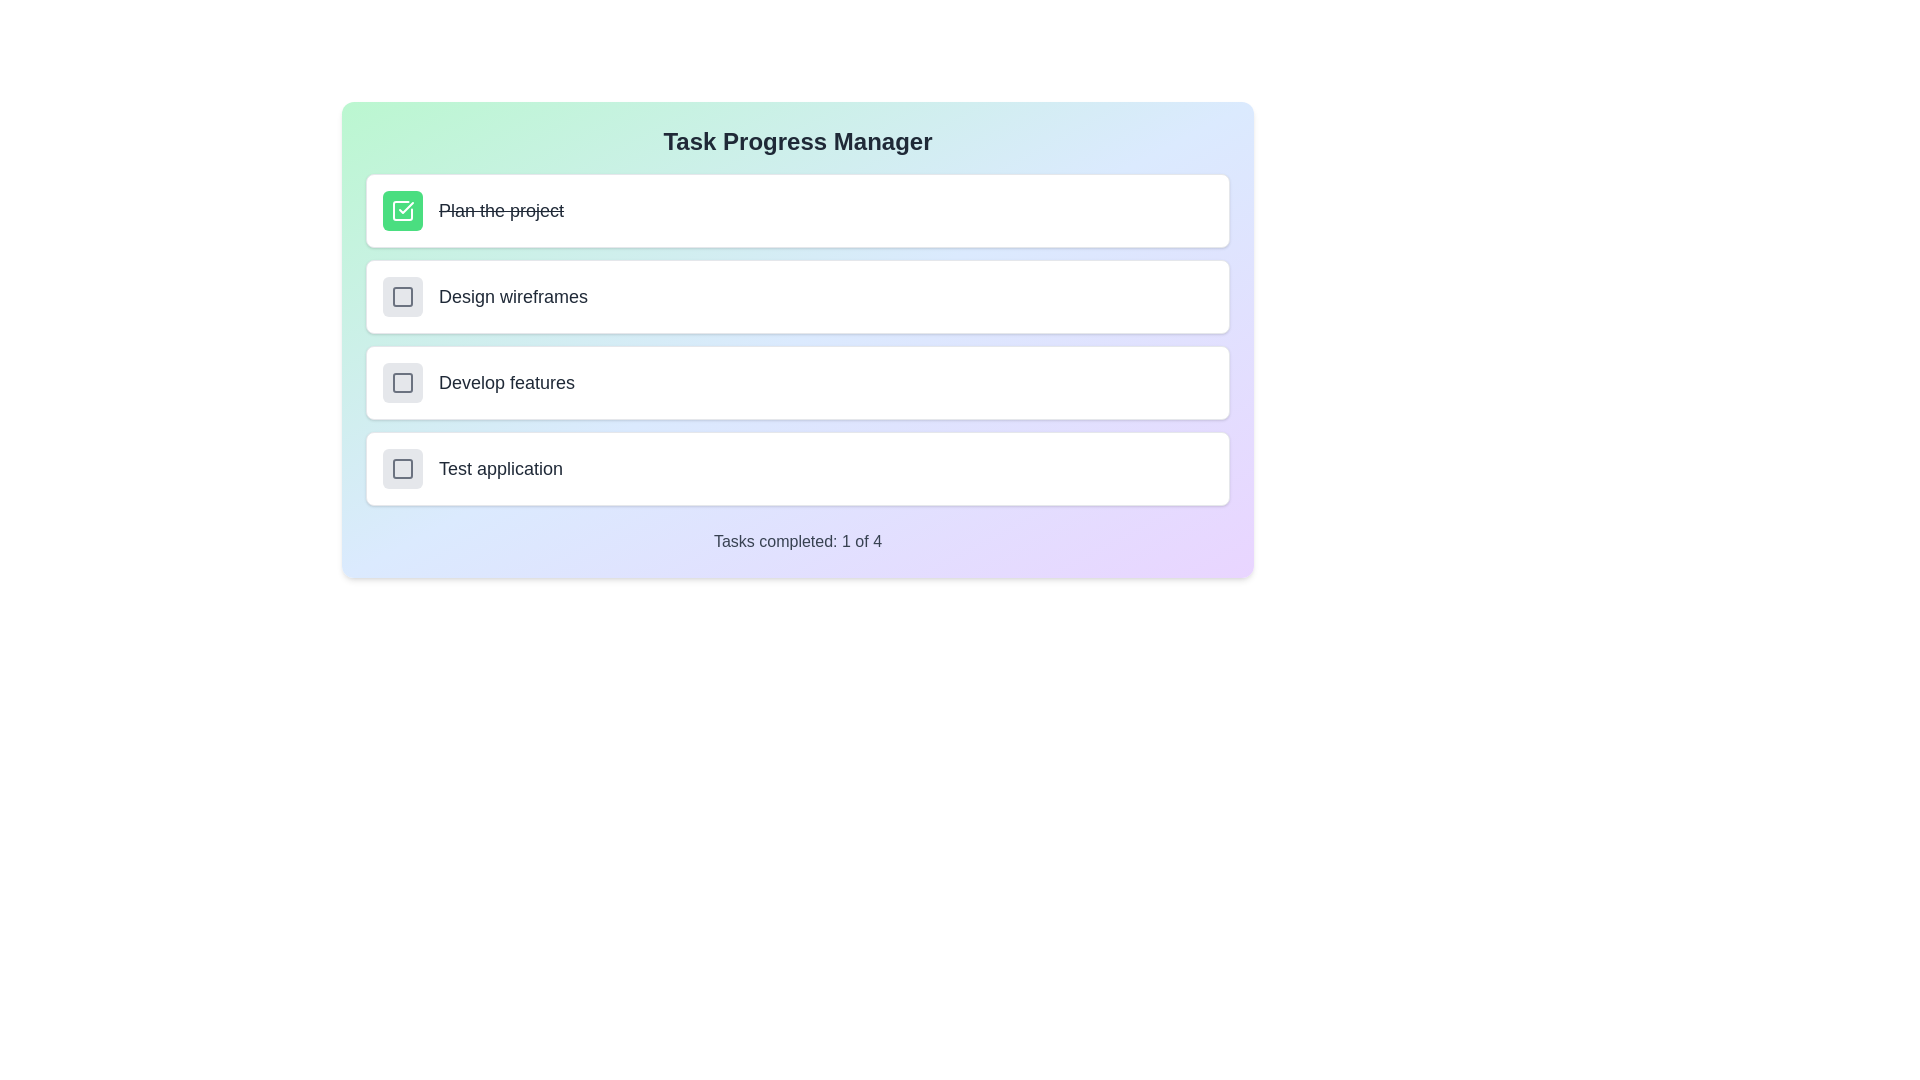 The image size is (1920, 1080). Describe the element at coordinates (402, 211) in the screenshot. I see `the completion status icon located to the left of the 'Plan the project' task text` at that location.